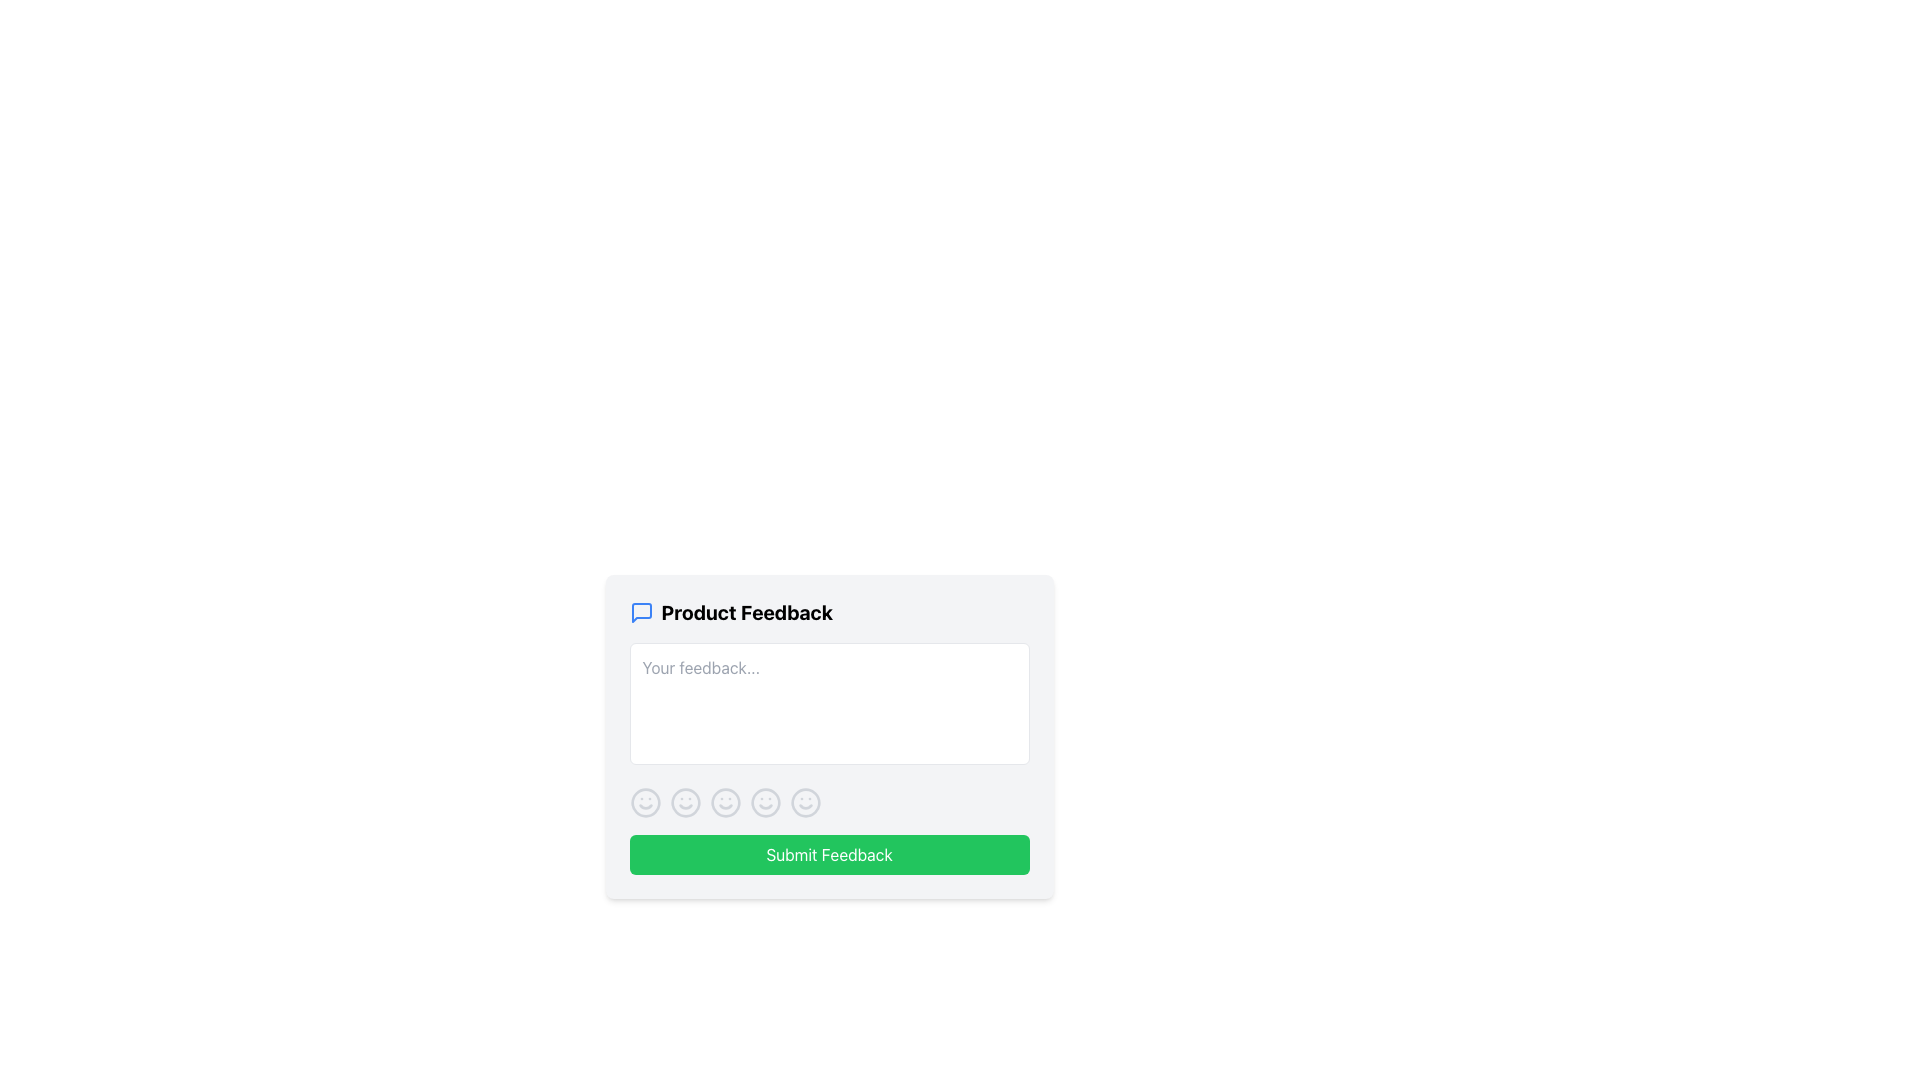  What do you see at coordinates (746, 612) in the screenshot?
I see `text label that serves as a section header, displaying 'Product Feedback', which is styled in bold and extra-large font, located at the top of the feedback form section` at bounding box center [746, 612].